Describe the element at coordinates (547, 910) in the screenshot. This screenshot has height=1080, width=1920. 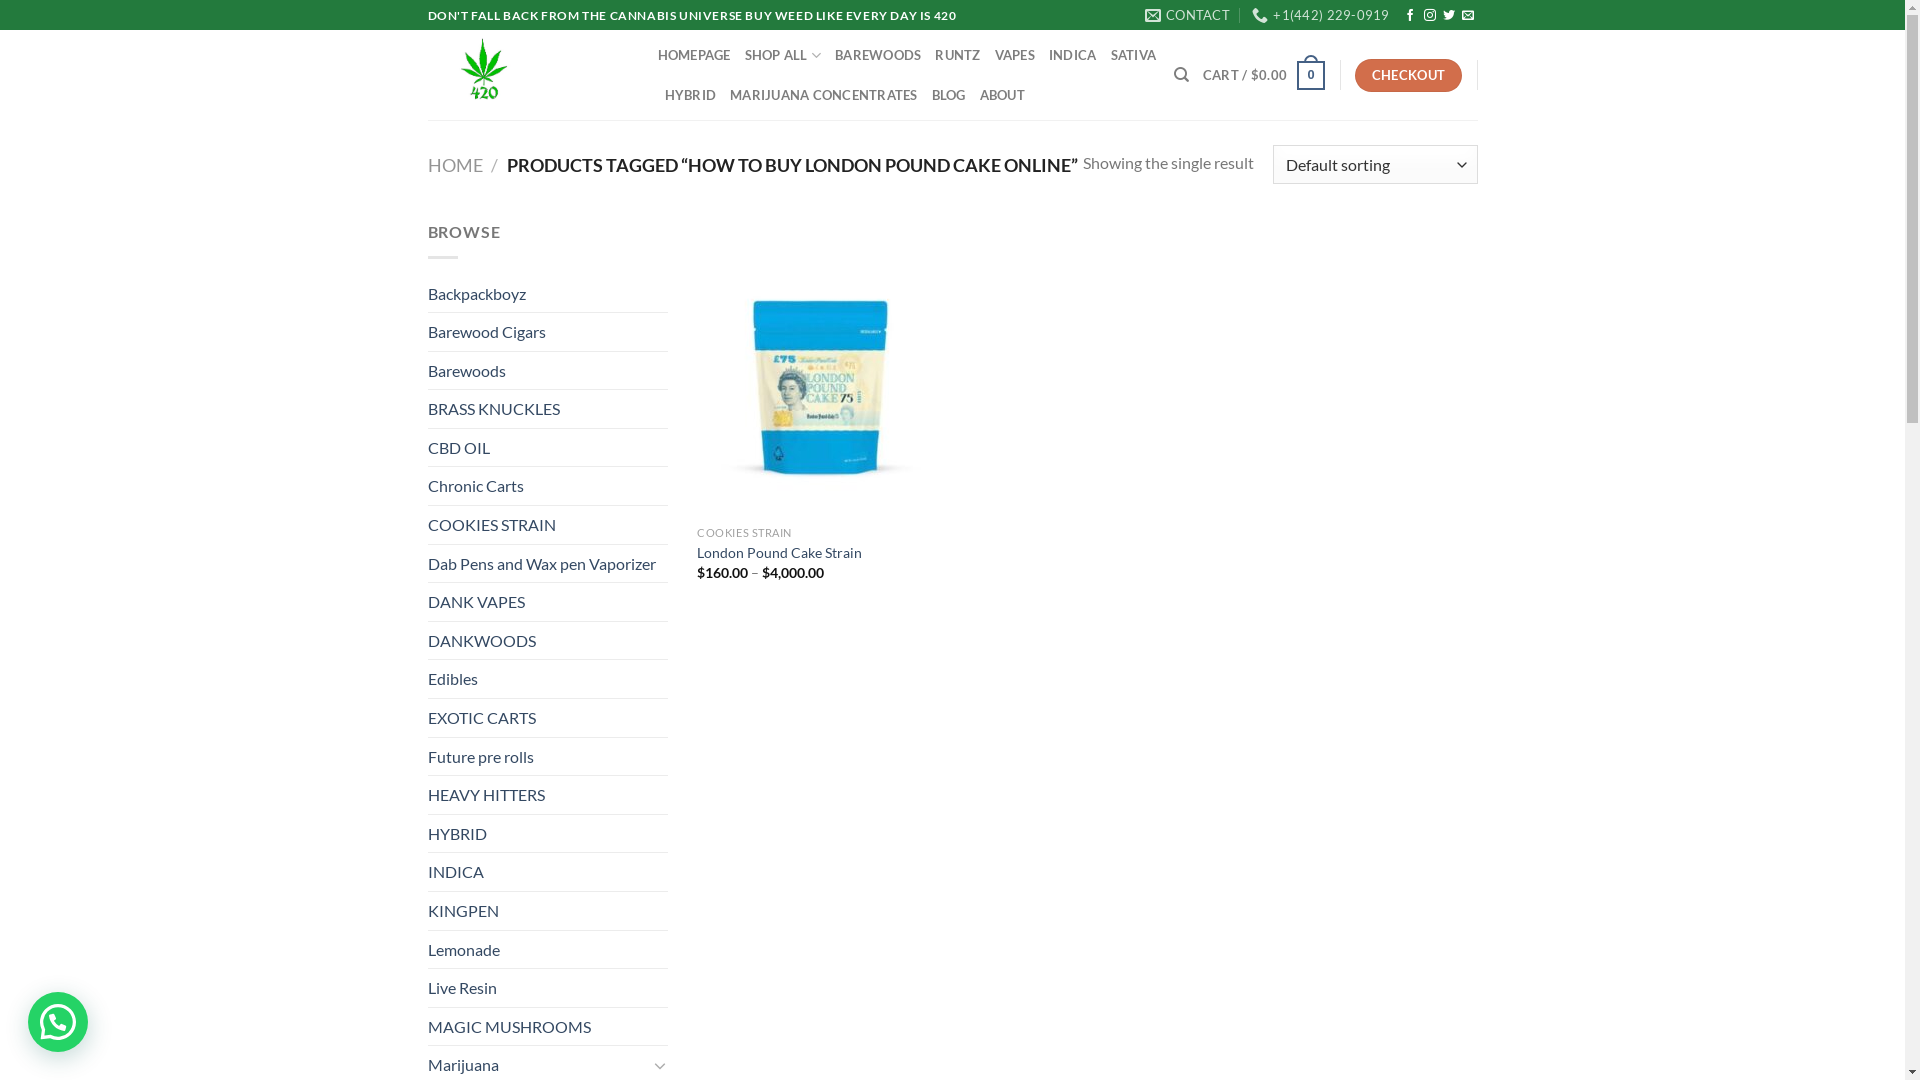
I see `'KINGPEN'` at that location.